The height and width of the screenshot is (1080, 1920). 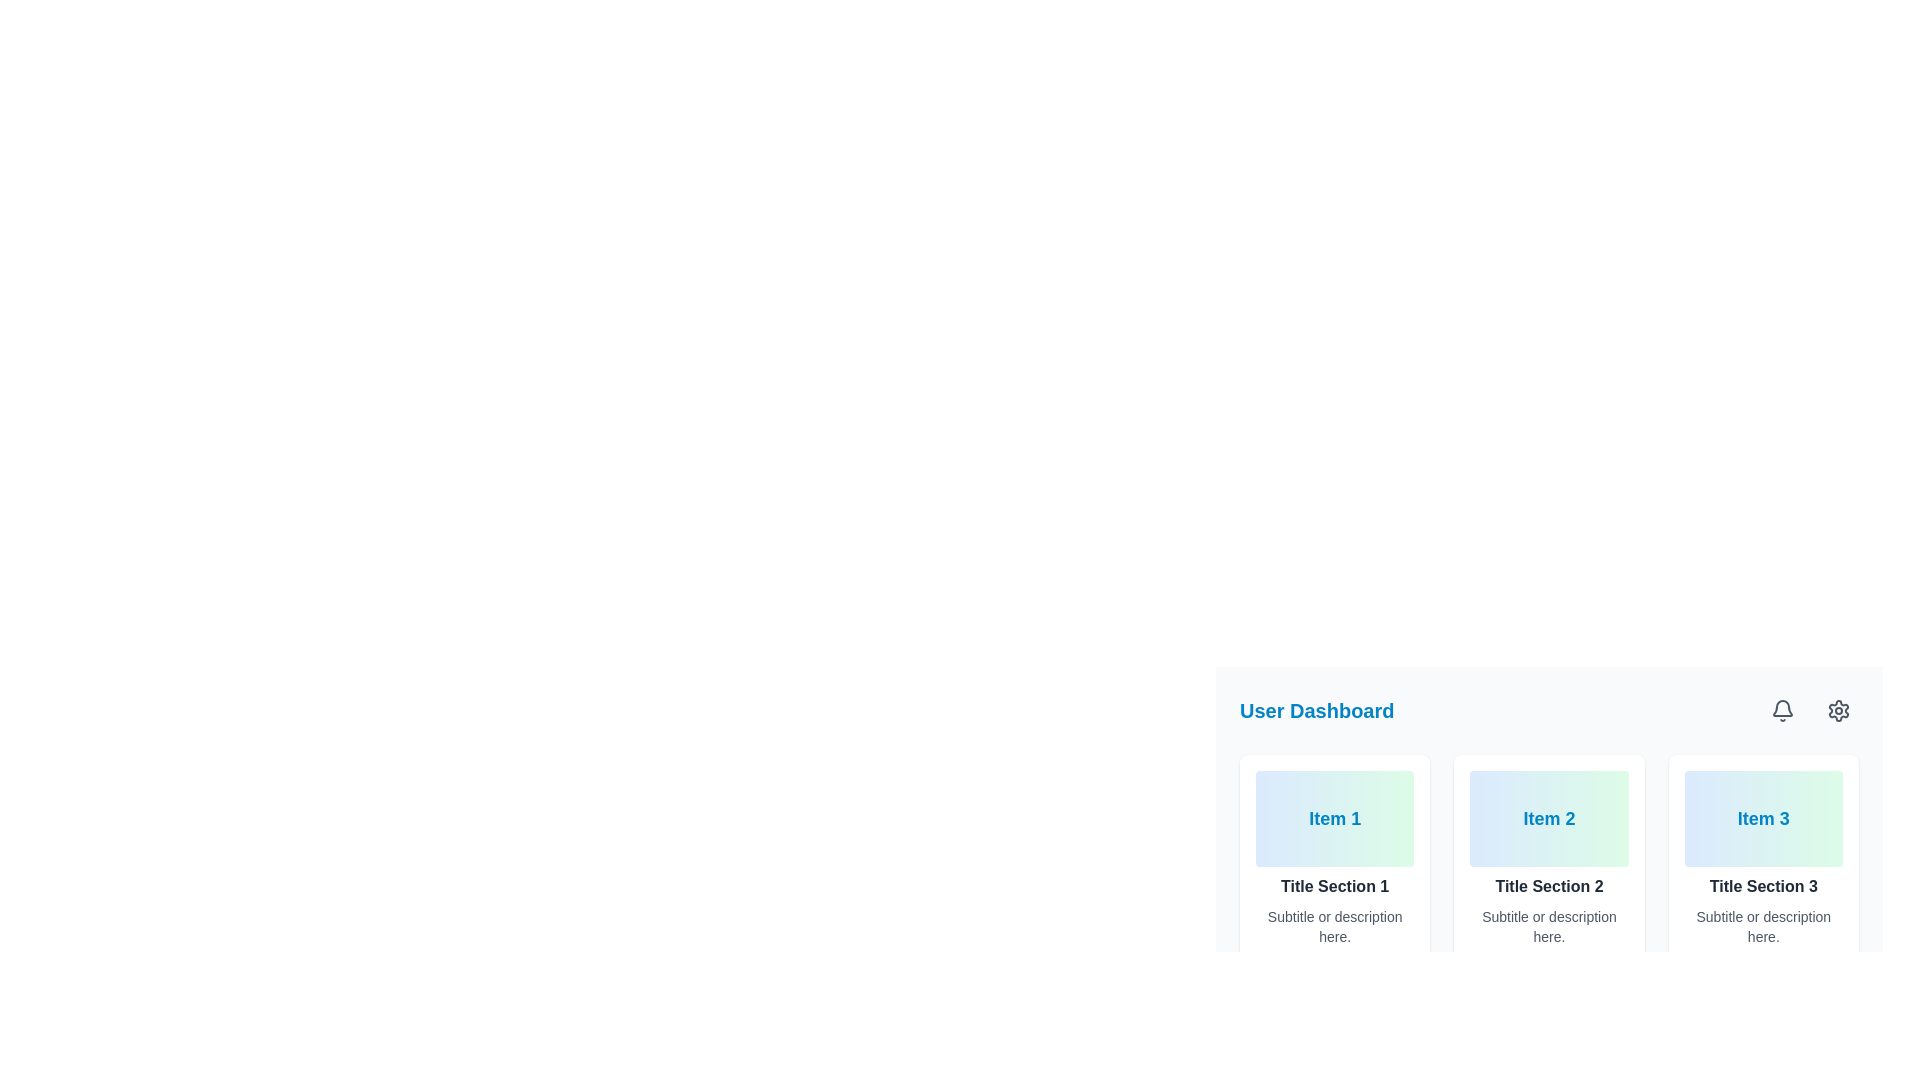 I want to click on the interactive card labeled 'Item 2' within the user dashboard interface, so click(x=1548, y=796).